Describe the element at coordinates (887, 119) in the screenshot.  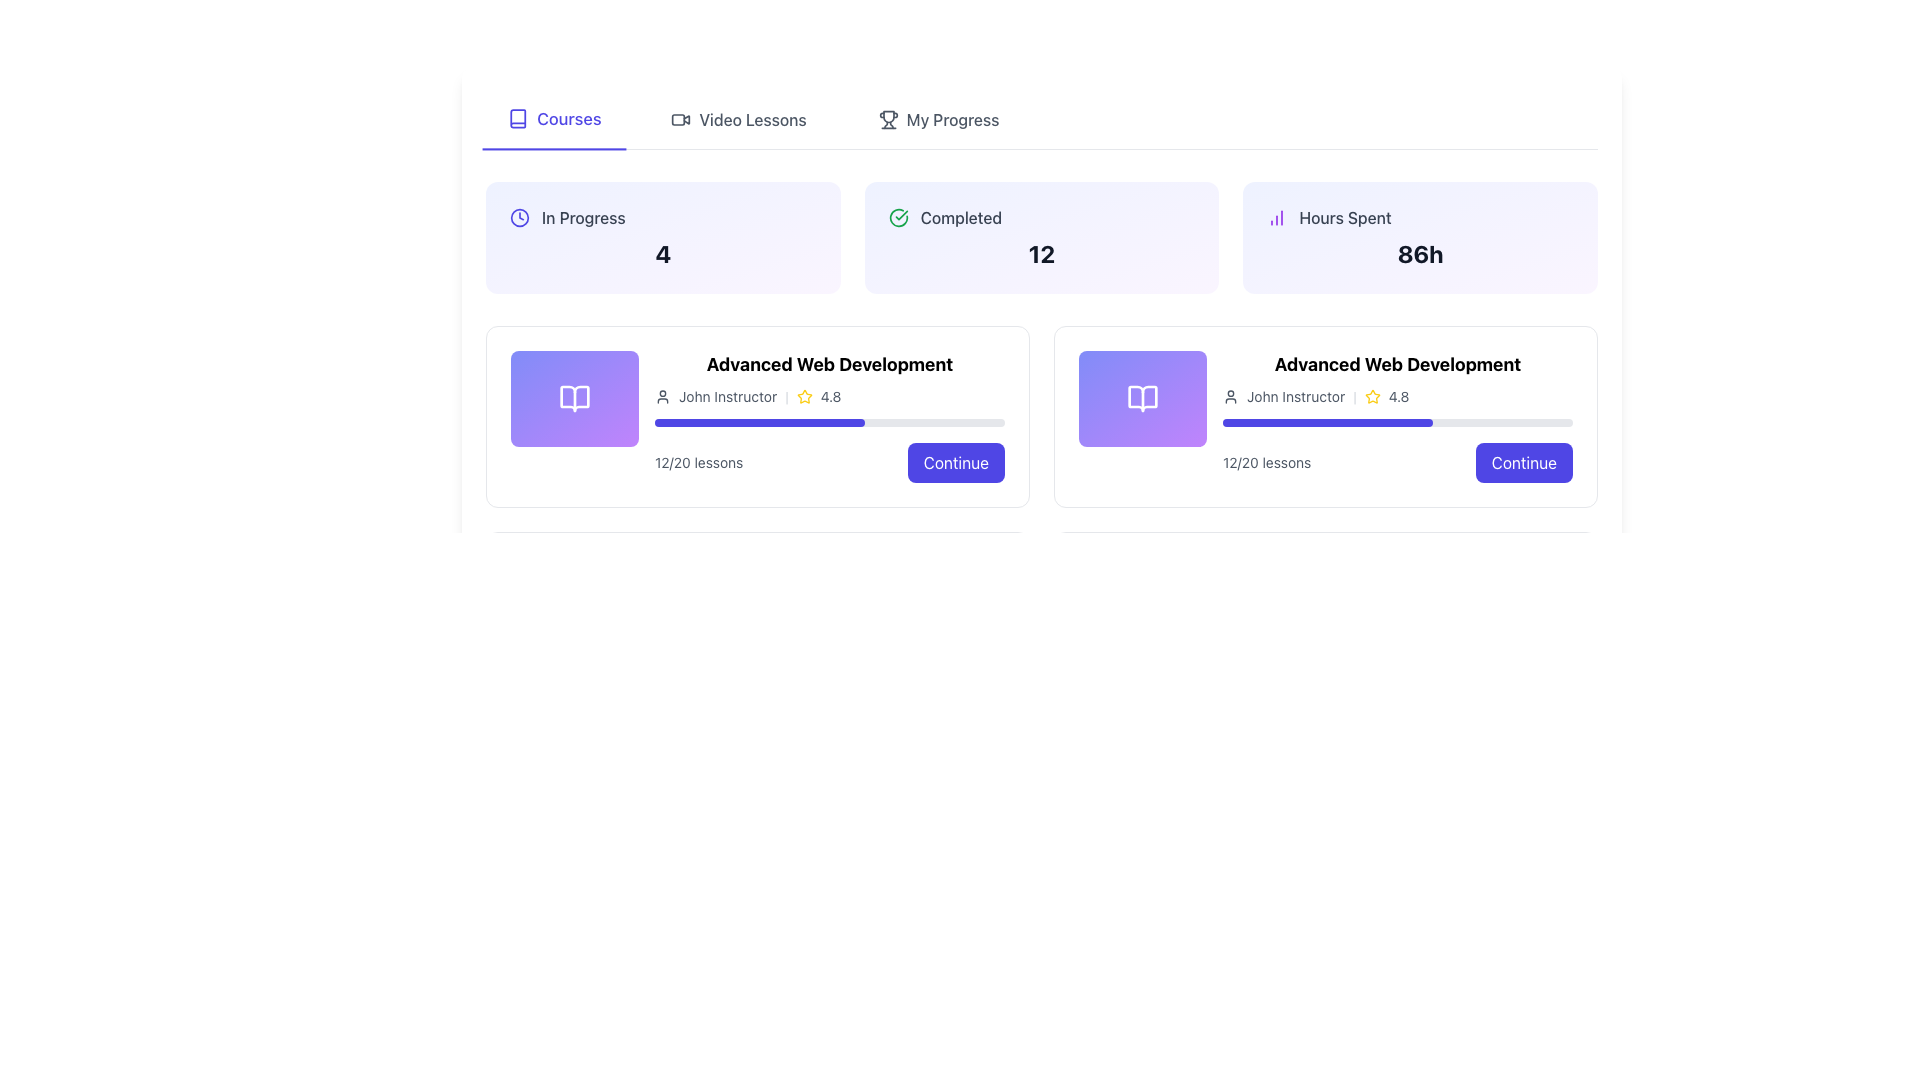
I see `the trophy icon located to the left of the text 'My Progress' in the navigation section` at that location.